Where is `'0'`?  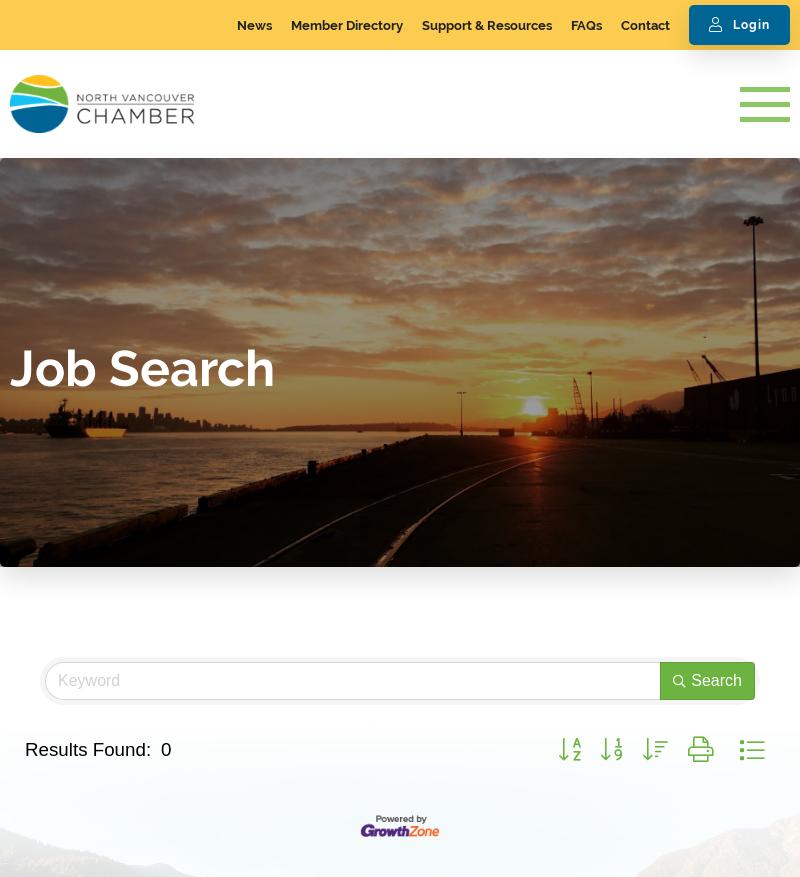
'0' is located at coordinates (166, 749).